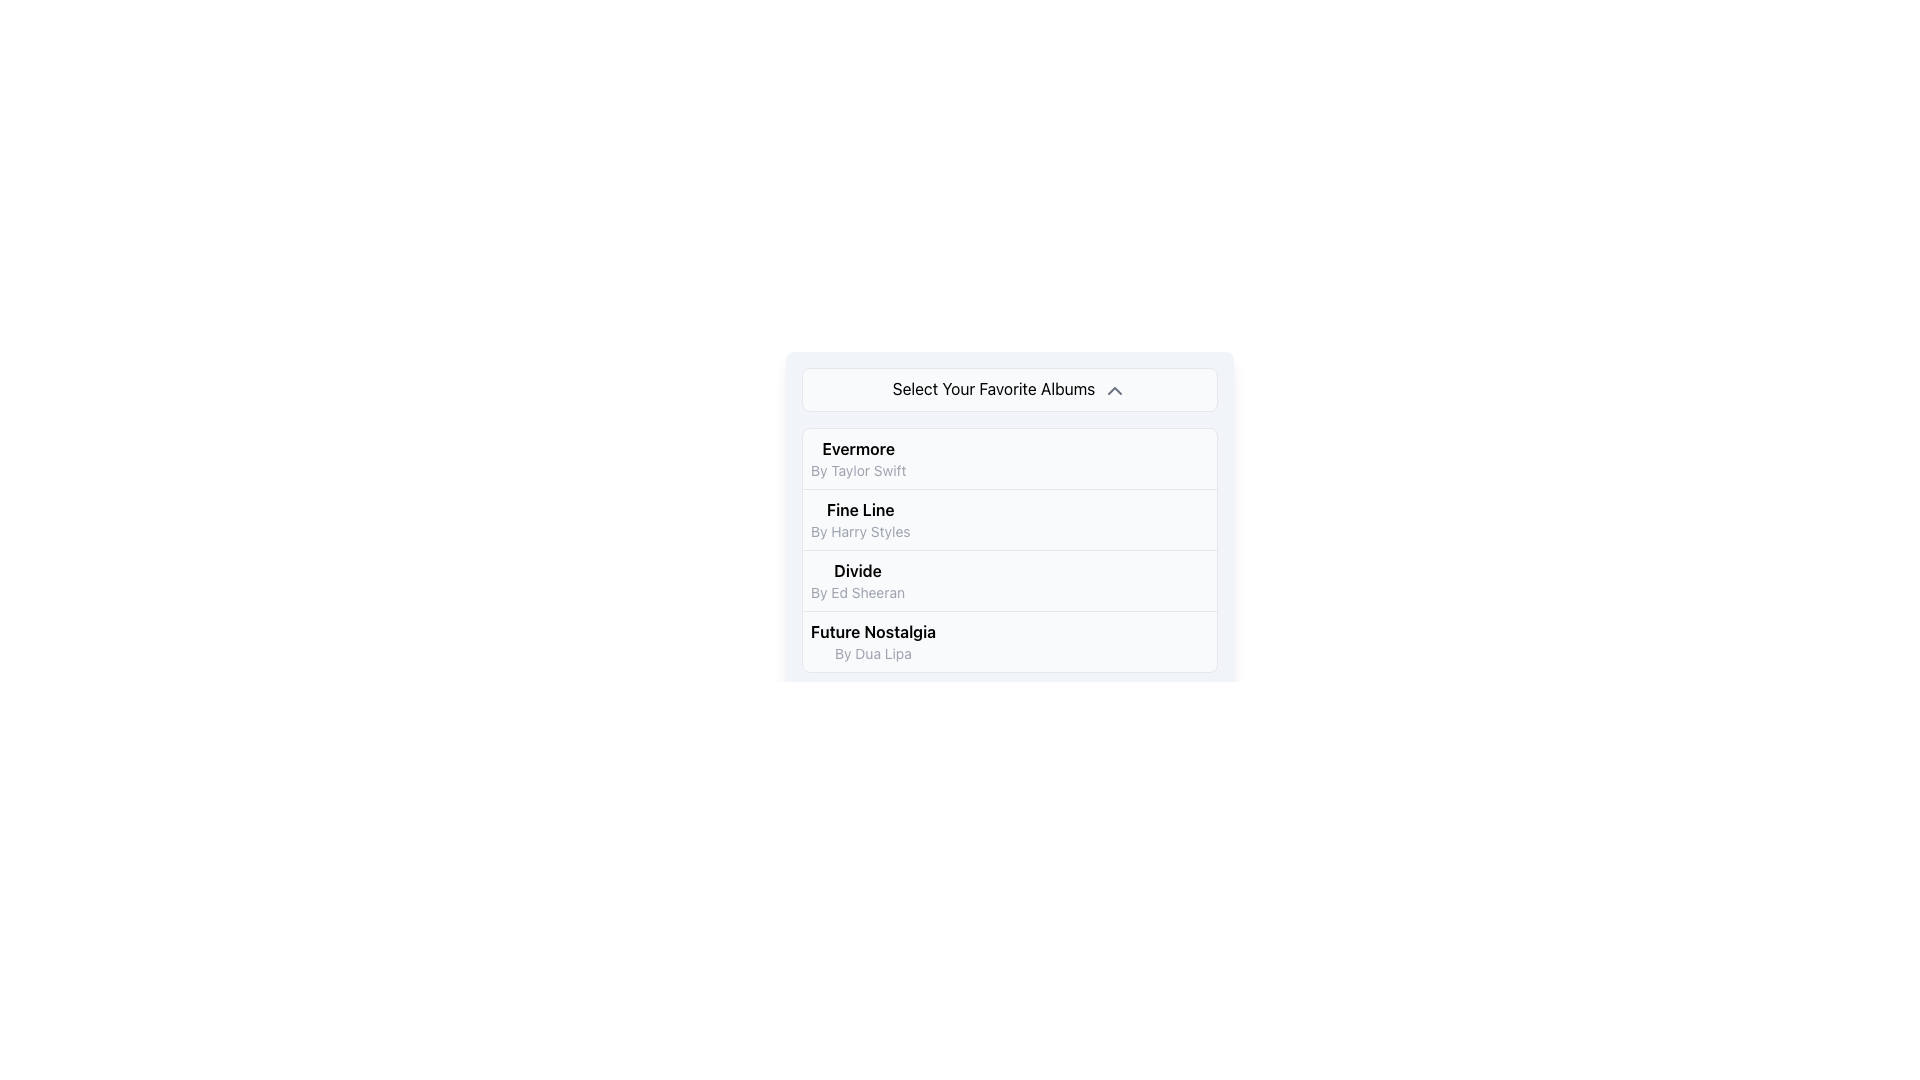 This screenshot has width=1920, height=1080. I want to click on text label displaying 'By Harry Styles', which is positioned below the 'Fine Line' title in the vertical item list, so click(860, 530).